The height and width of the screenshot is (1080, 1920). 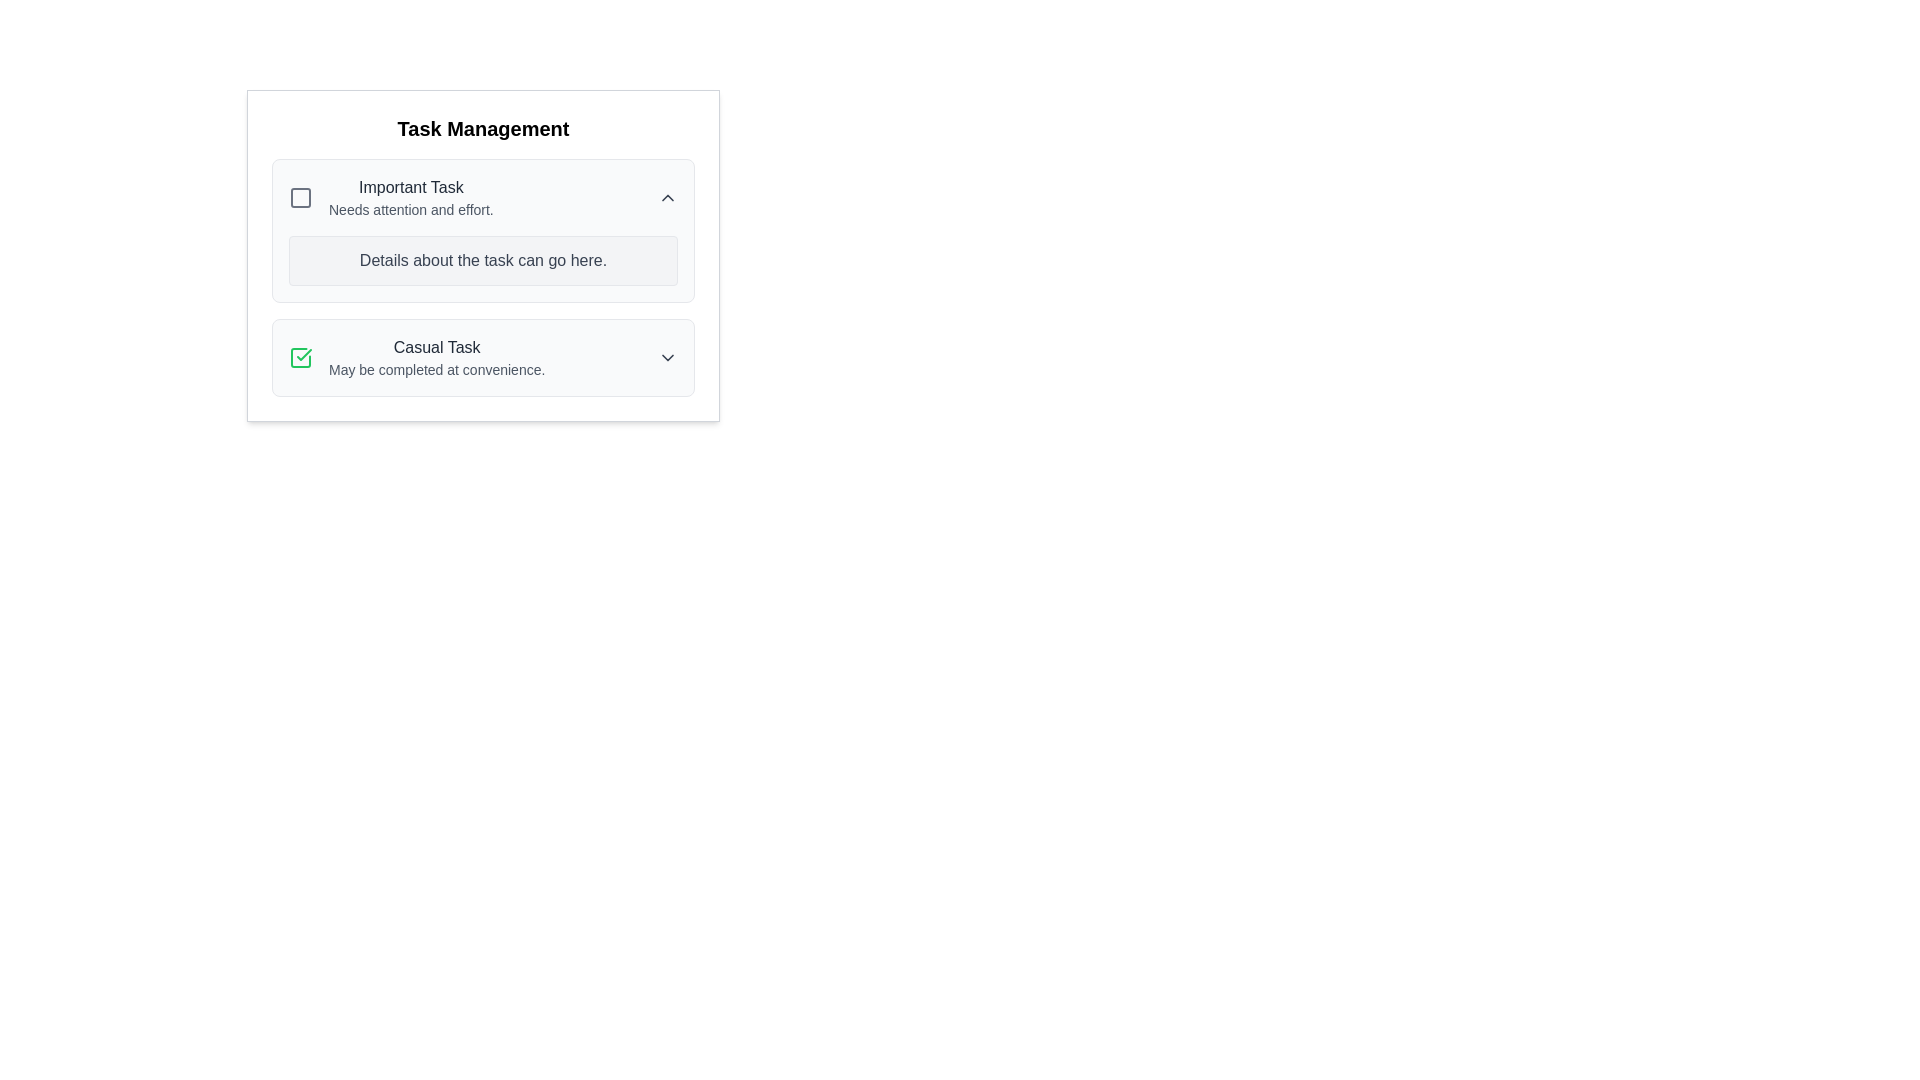 I want to click on task's title and description from the second task text block located below 'Important Task' in the task management interface, so click(x=436, y=357).